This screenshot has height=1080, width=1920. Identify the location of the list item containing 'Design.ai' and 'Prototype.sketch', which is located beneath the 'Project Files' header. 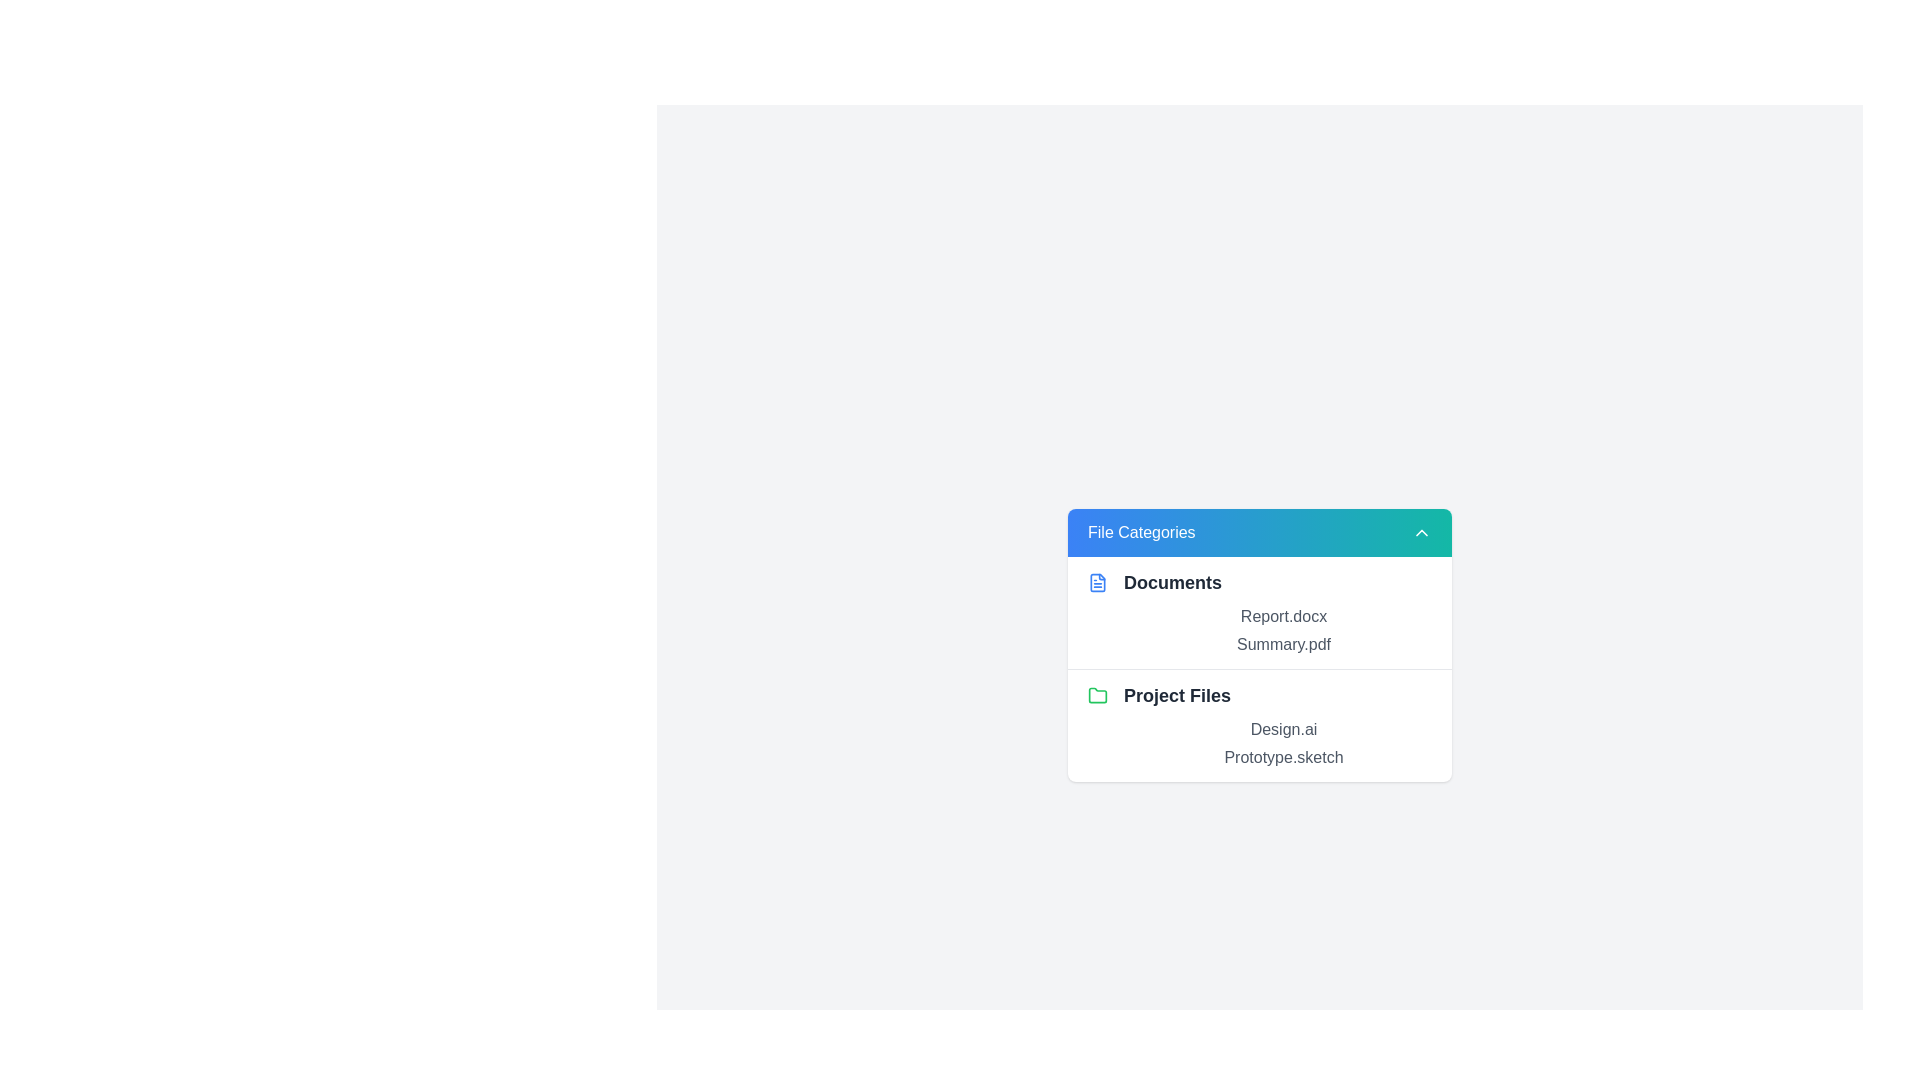
(1258, 743).